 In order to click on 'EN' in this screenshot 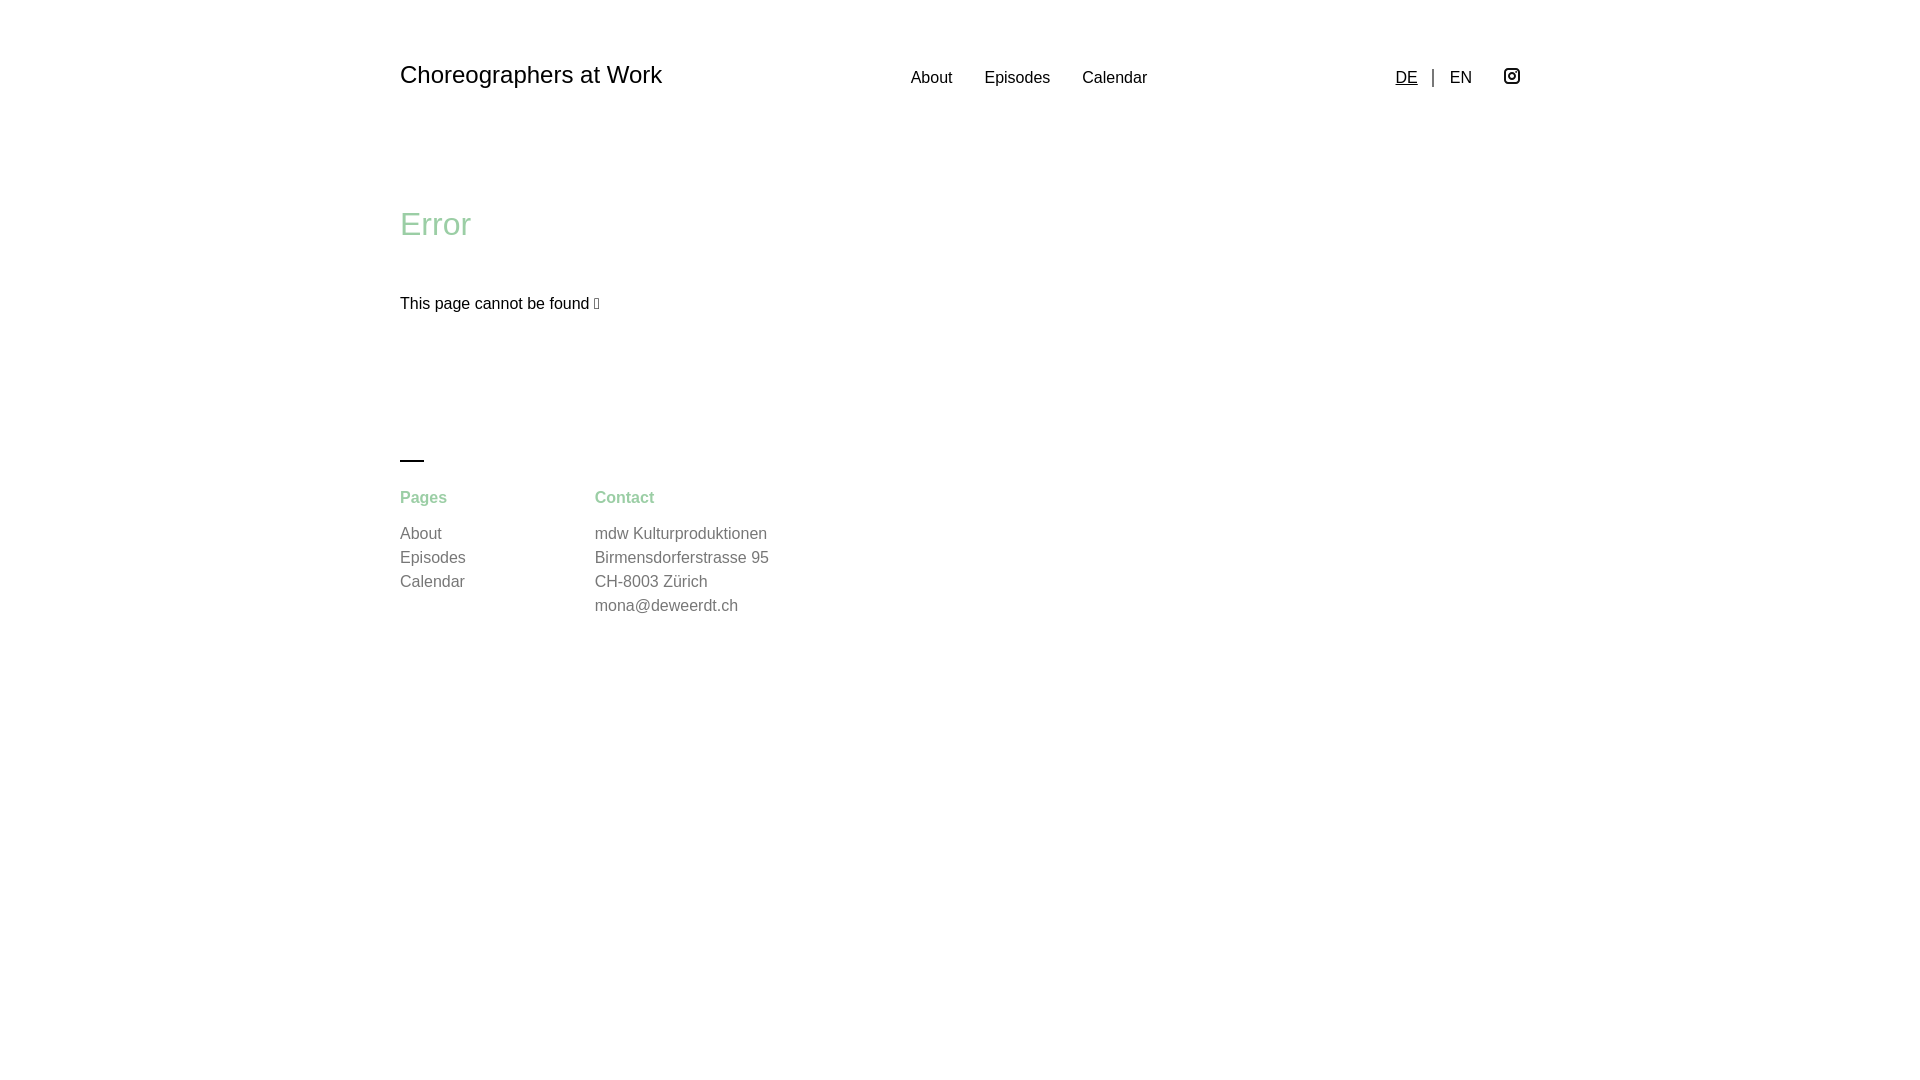, I will do `click(1460, 76)`.